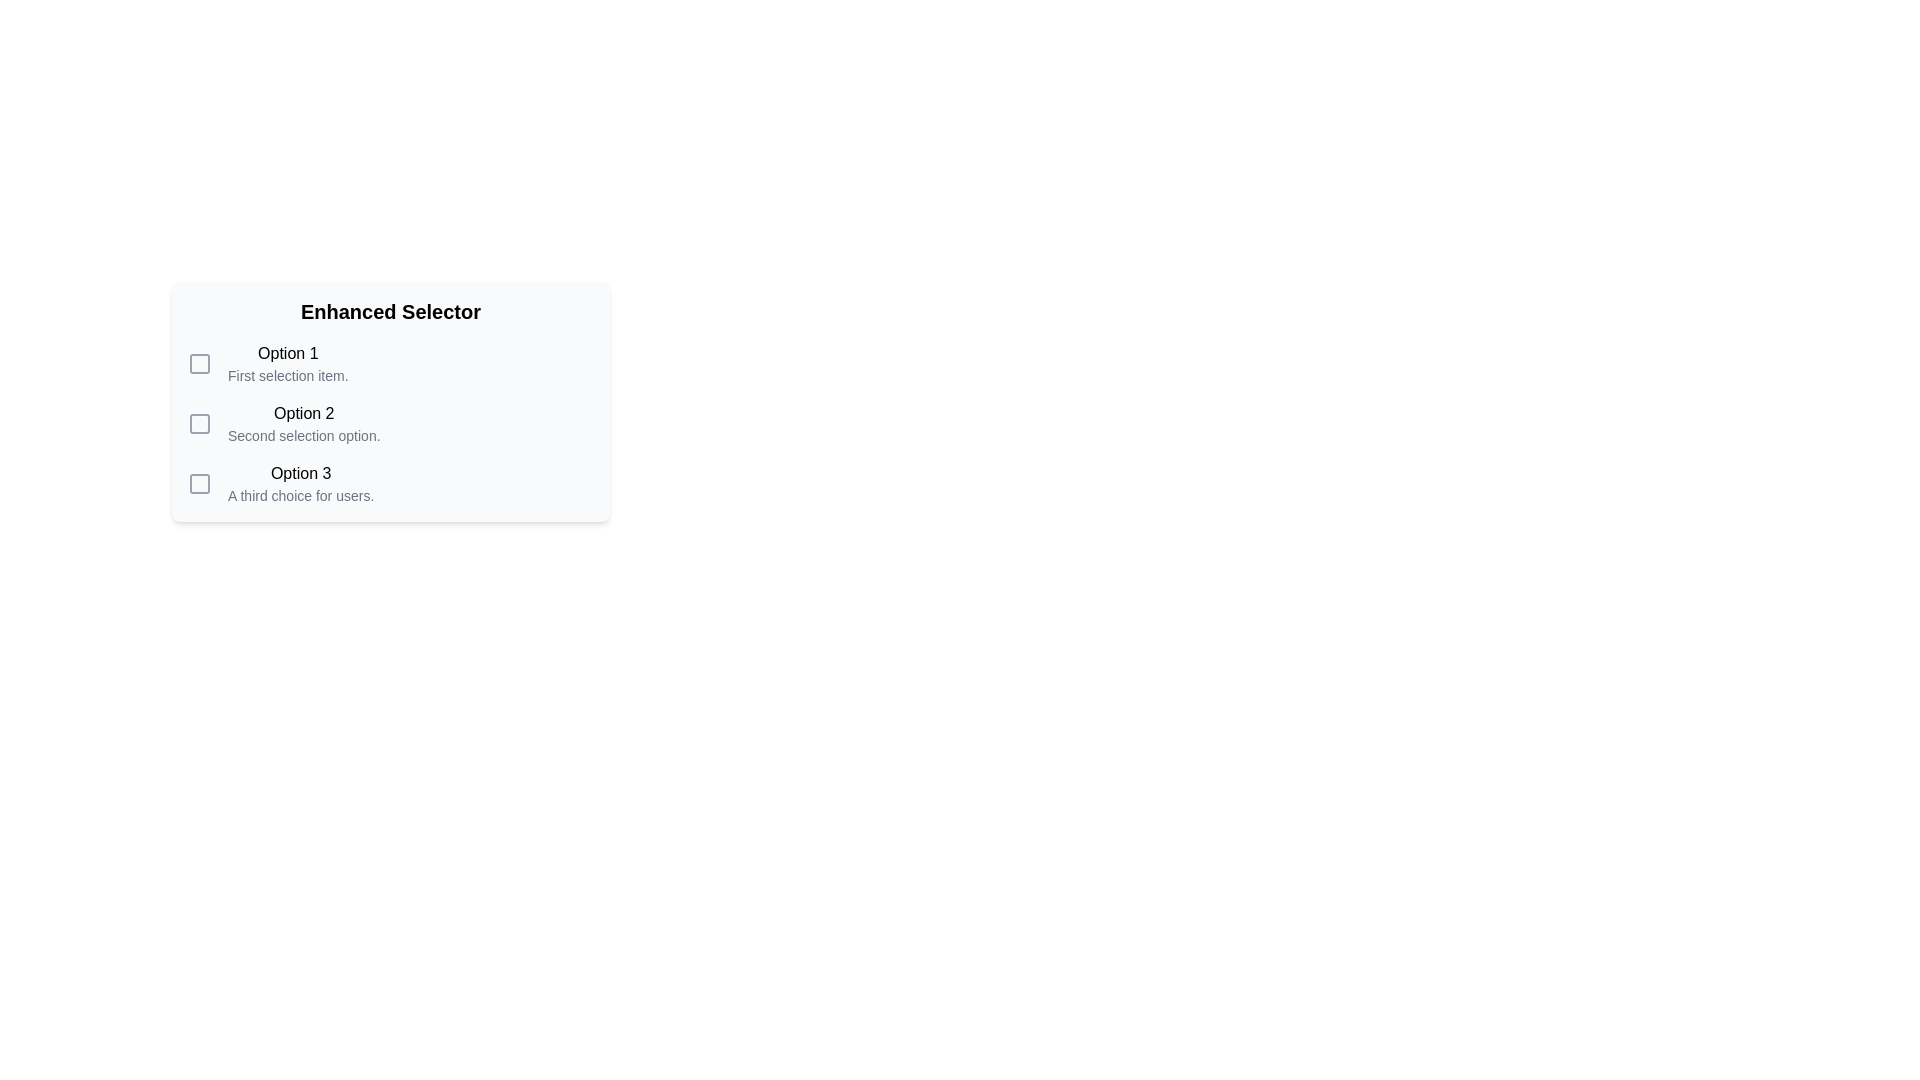  What do you see at coordinates (287, 353) in the screenshot?
I see `the text label displaying 'Option 1', which is styled with a medium font weight and is located at the top of the list under the heading 'Enhanced Selector'` at bounding box center [287, 353].